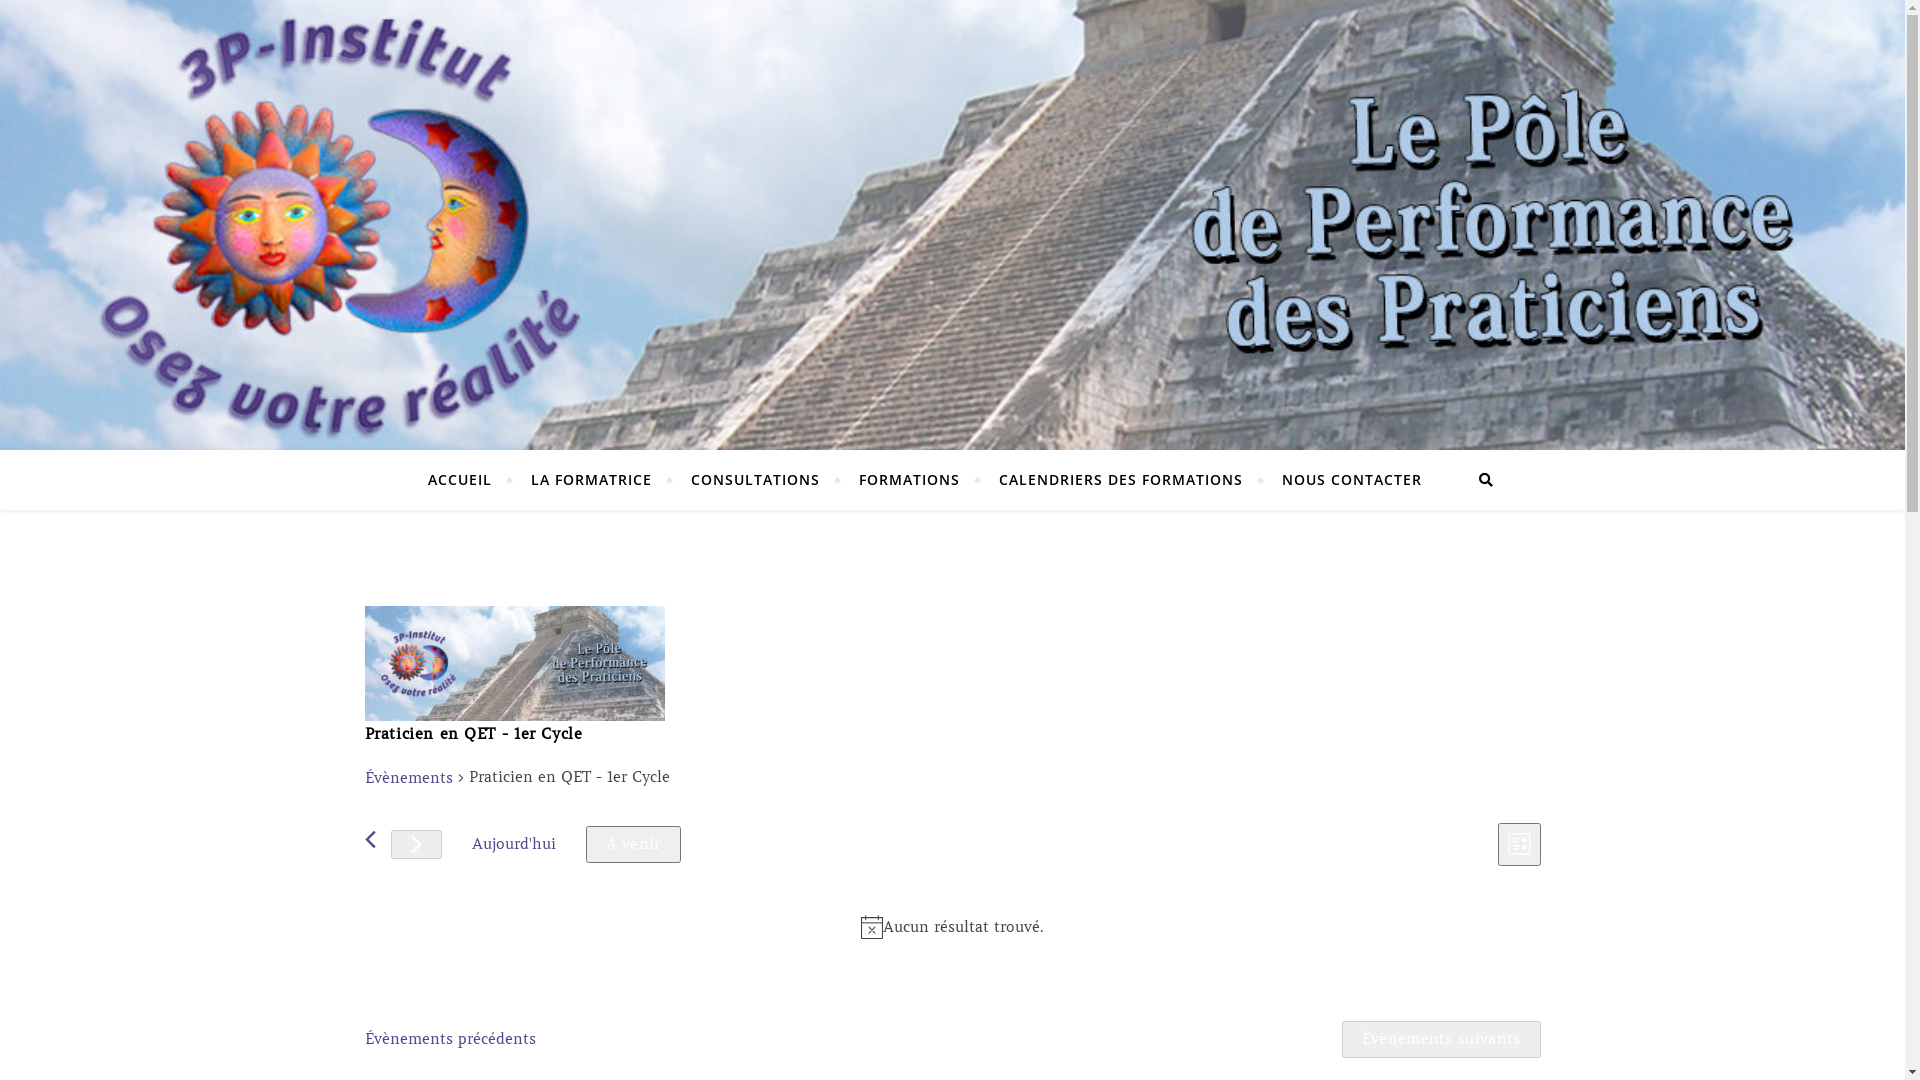 This screenshot has height=1080, width=1920. What do you see at coordinates (1497, 844) in the screenshot?
I see `'Liste'` at bounding box center [1497, 844].